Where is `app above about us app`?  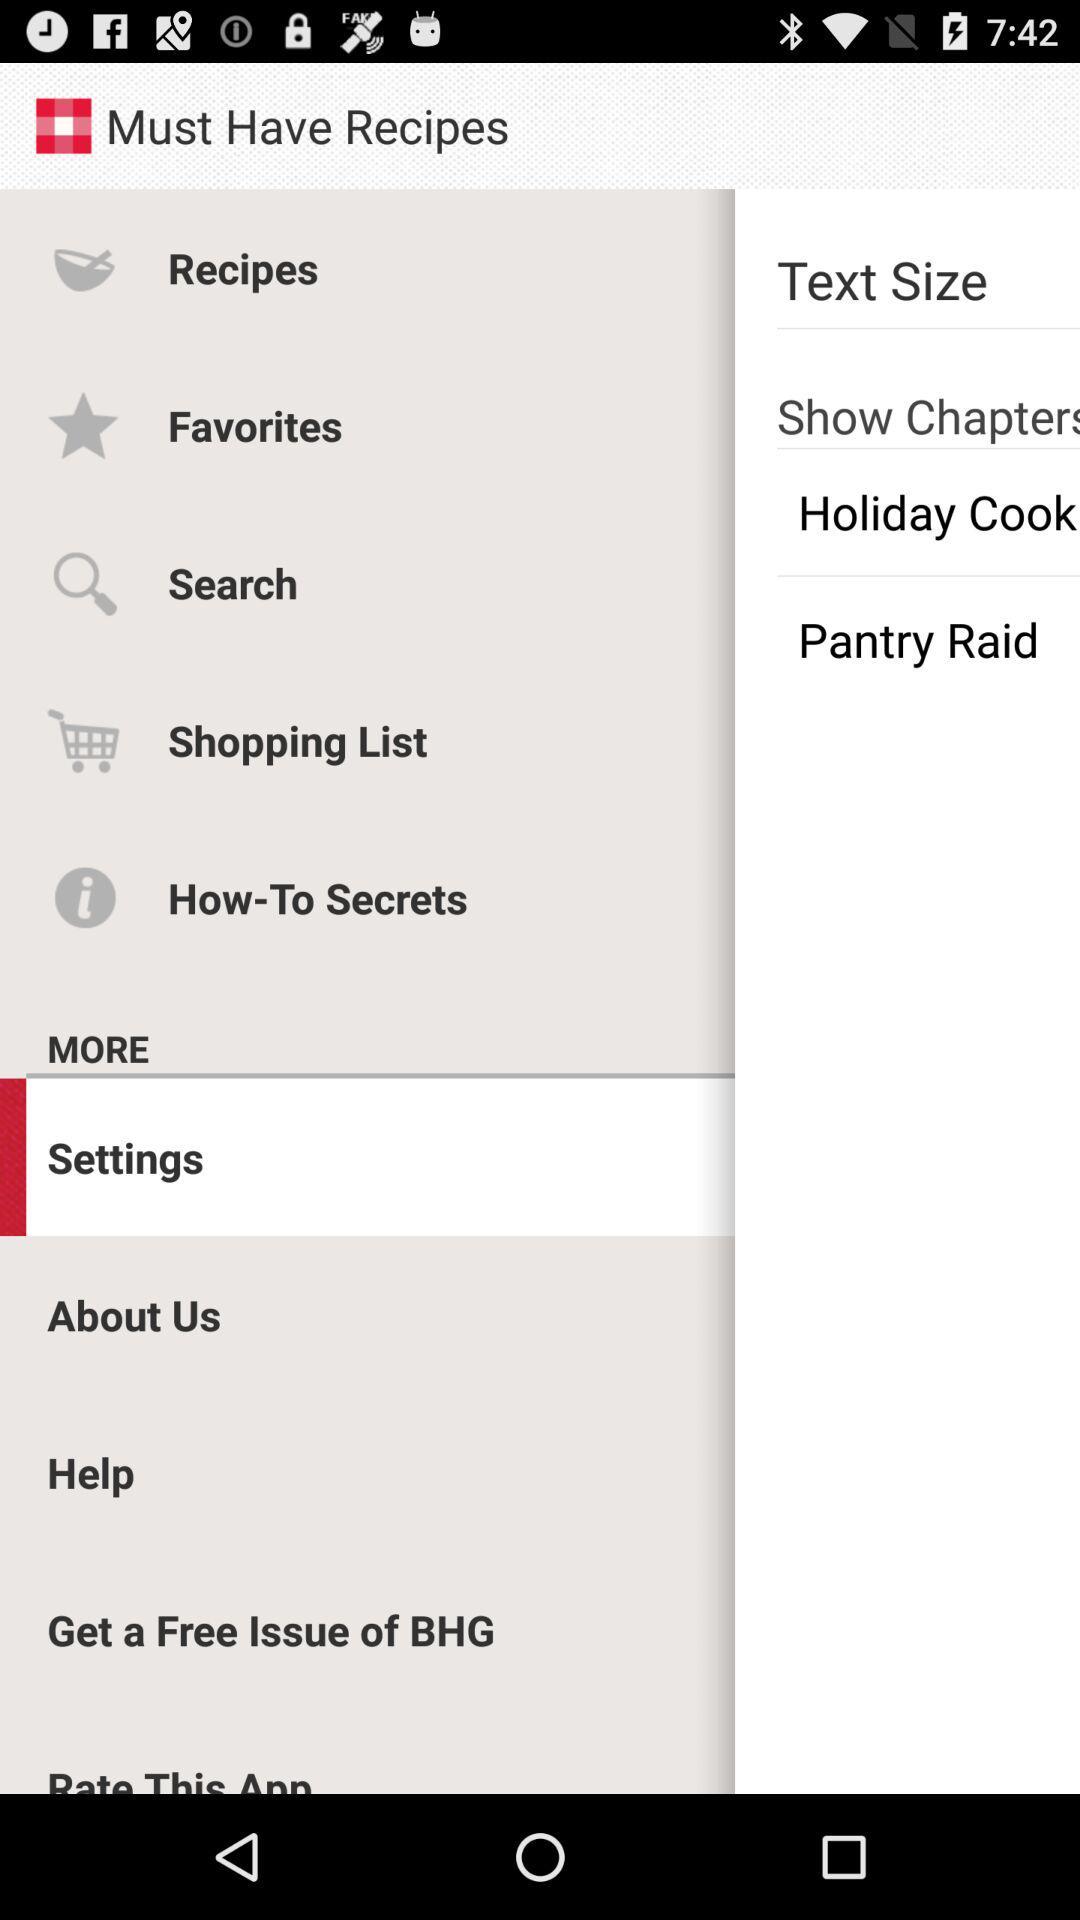 app above about us app is located at coordinates (125, 1157).